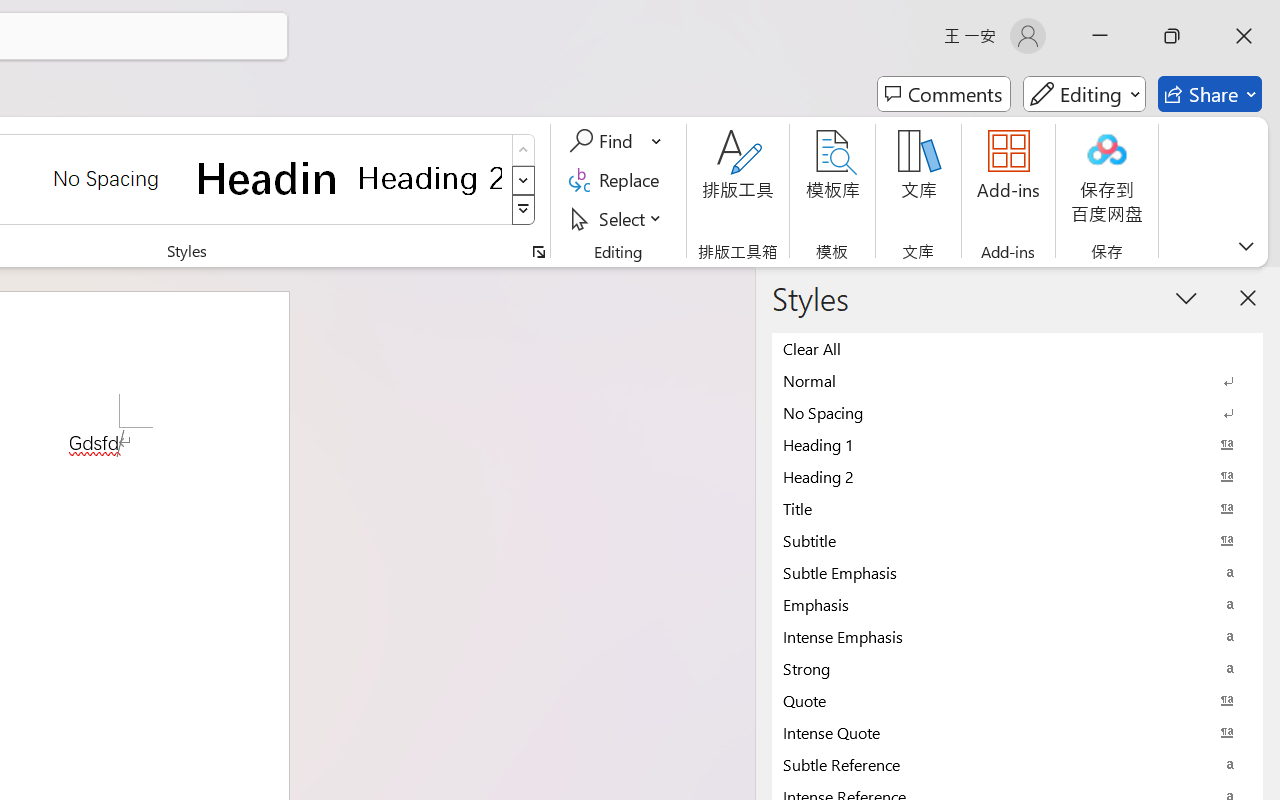  Describe the element at coordinates (538, 251) in the screenshot. I see `'Styles...'` at that location.